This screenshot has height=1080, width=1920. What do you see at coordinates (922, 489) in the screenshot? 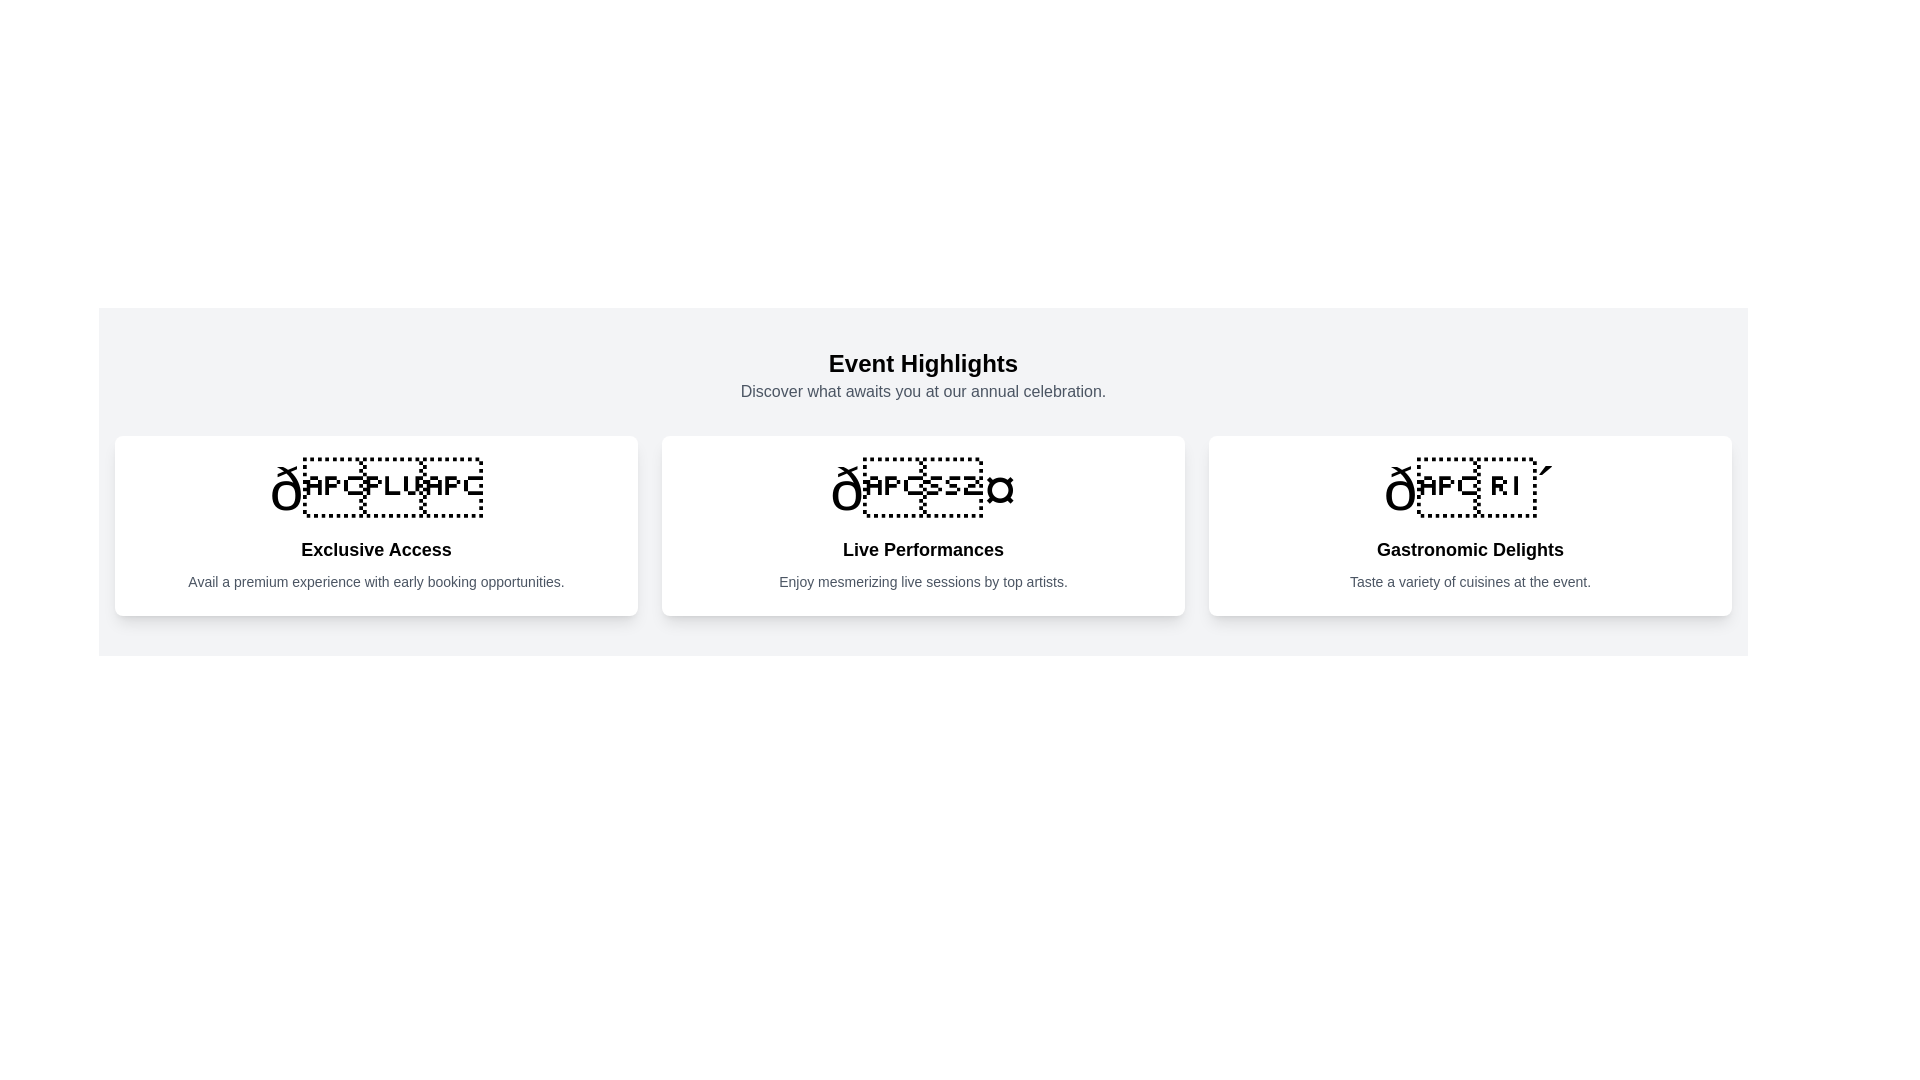
I see `the large, centrally placed emoji-like icon styled in bold black over a white background, located above the 'Live Performances' text in the middle card of a three-card layout` at bounding box center [922, 489].